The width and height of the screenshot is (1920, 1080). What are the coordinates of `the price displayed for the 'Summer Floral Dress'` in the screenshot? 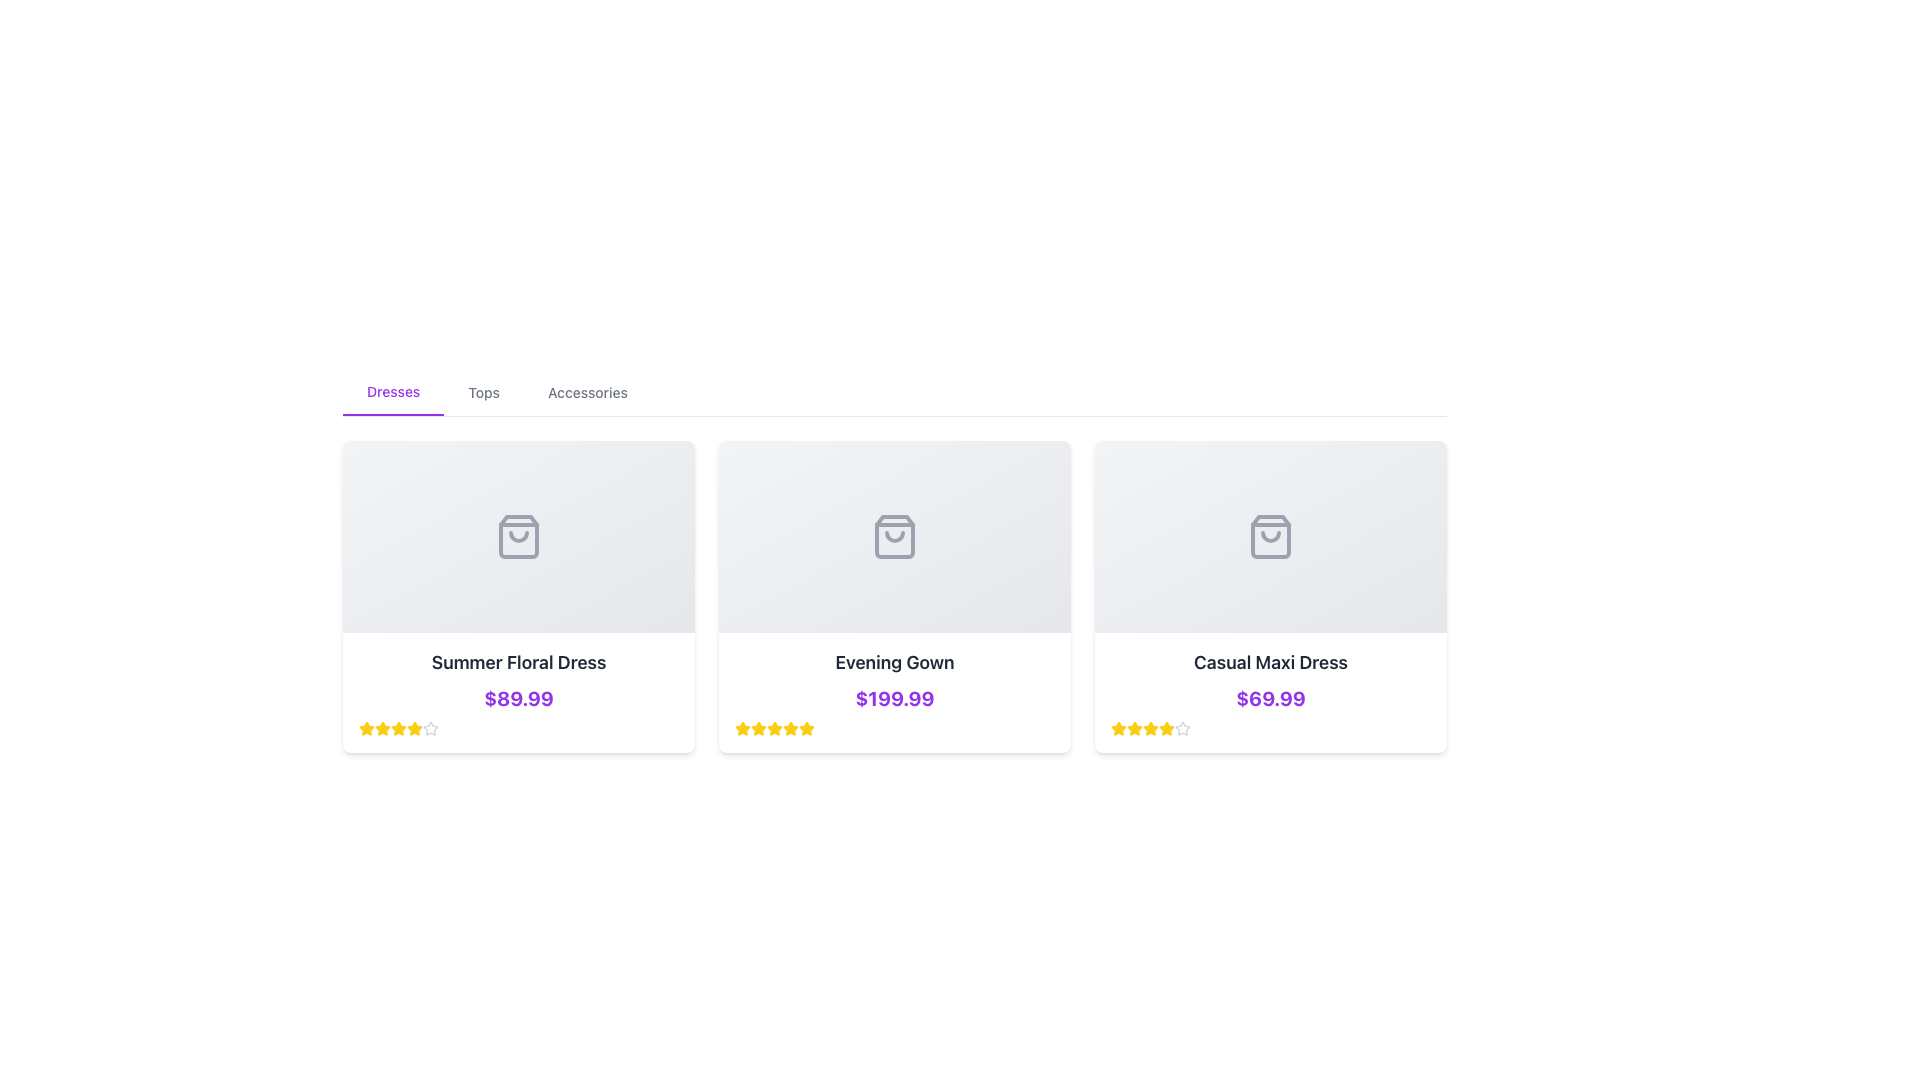 It's located at (518, 697).